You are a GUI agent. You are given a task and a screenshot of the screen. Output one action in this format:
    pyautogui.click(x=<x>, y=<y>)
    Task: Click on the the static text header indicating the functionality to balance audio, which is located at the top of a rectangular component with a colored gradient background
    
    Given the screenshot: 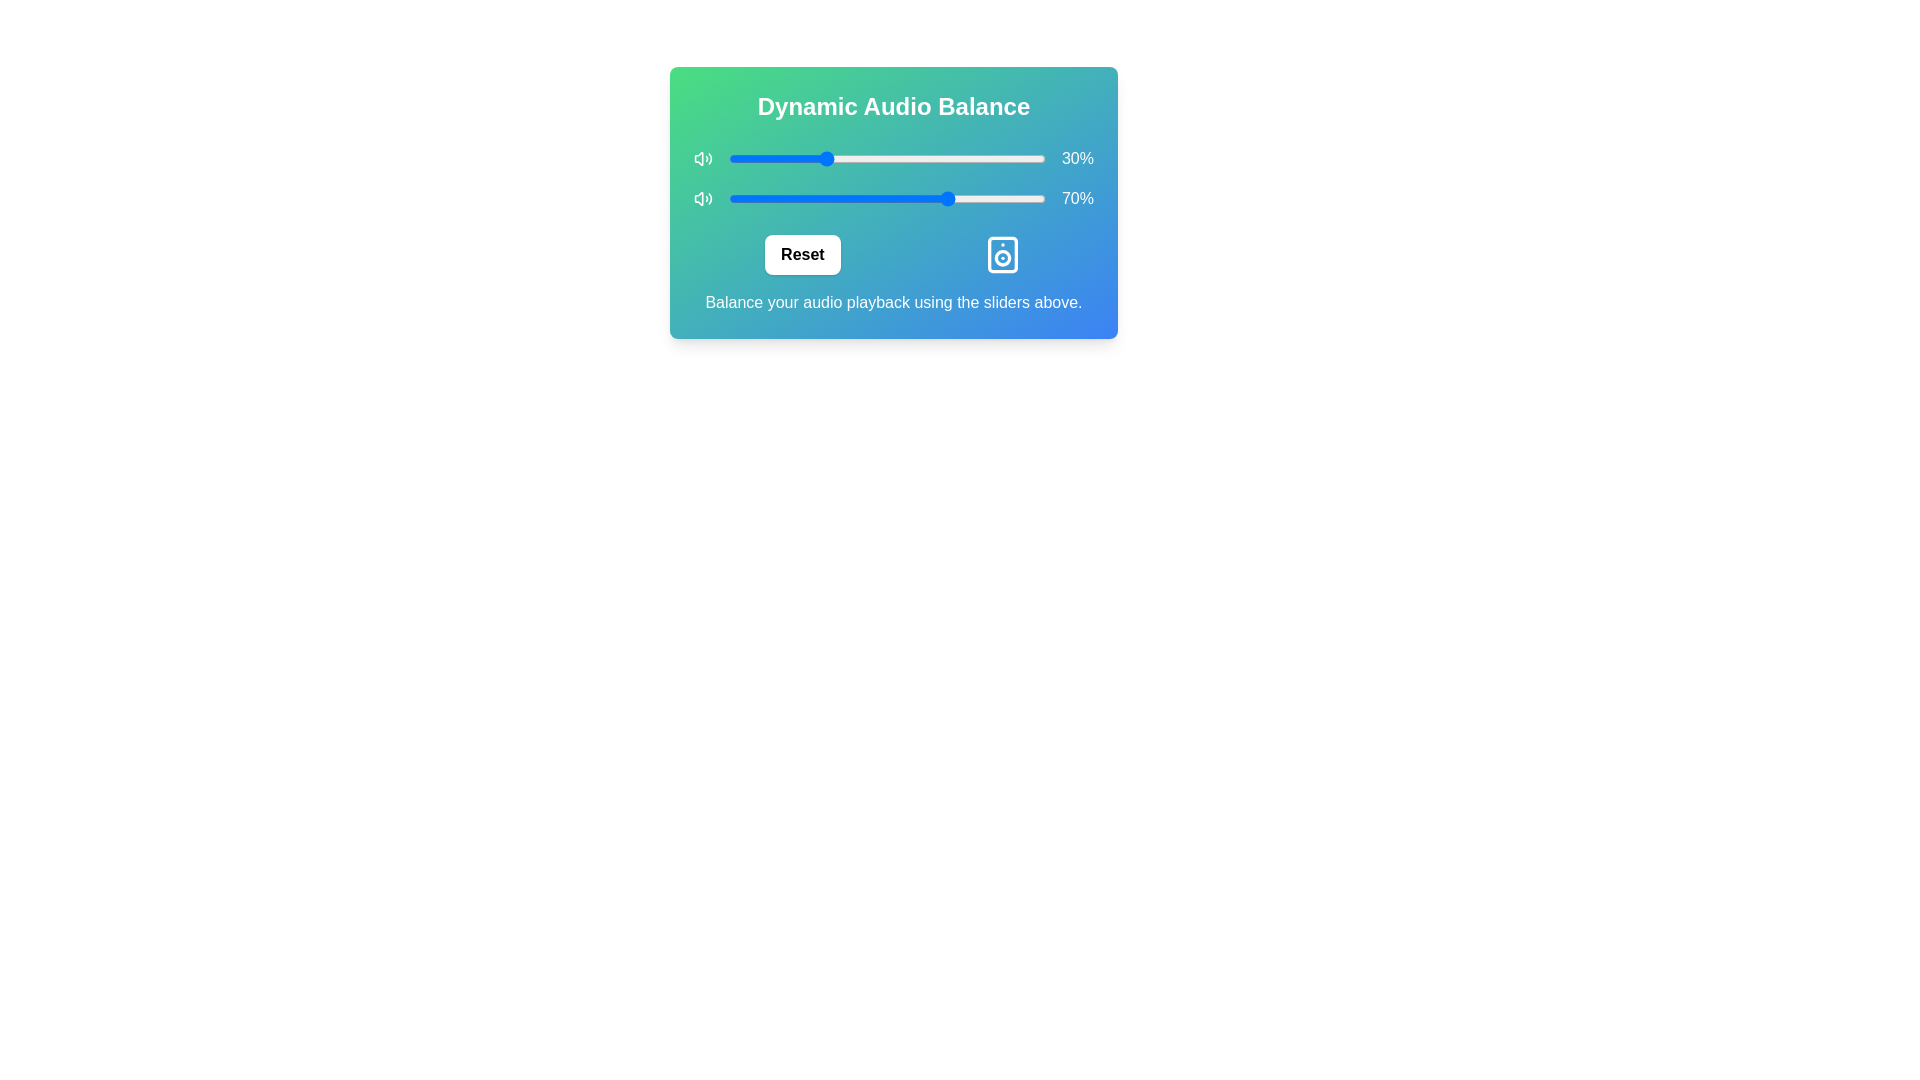 What is the action you would take?
    pyautogui.click(x=892, y=107)
    